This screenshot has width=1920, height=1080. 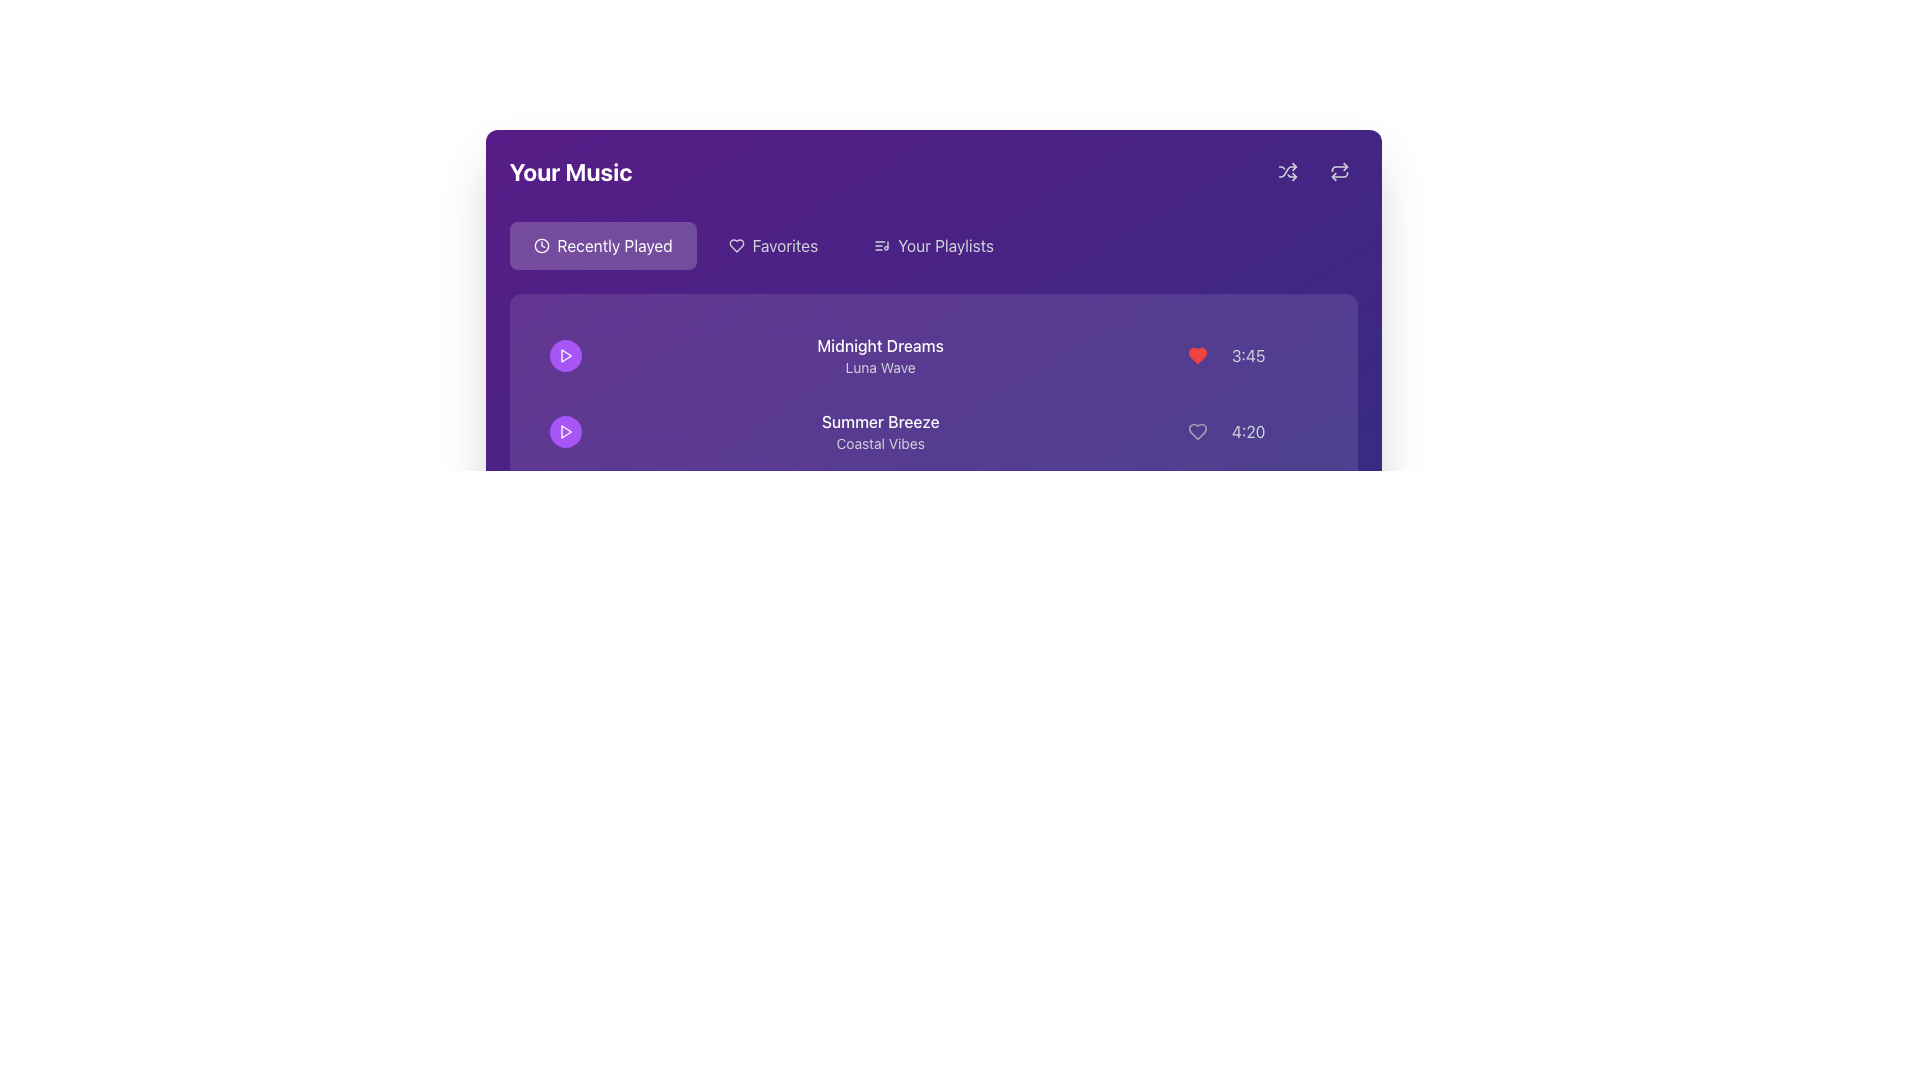 What do you see at coordinates (564, 431) in the screenshot?
I see `the play button for the audio track labeled 'Summer Breeze' featuring 'Coastal Vibes' to observe the hover effect` at bounding box center [564, 431].